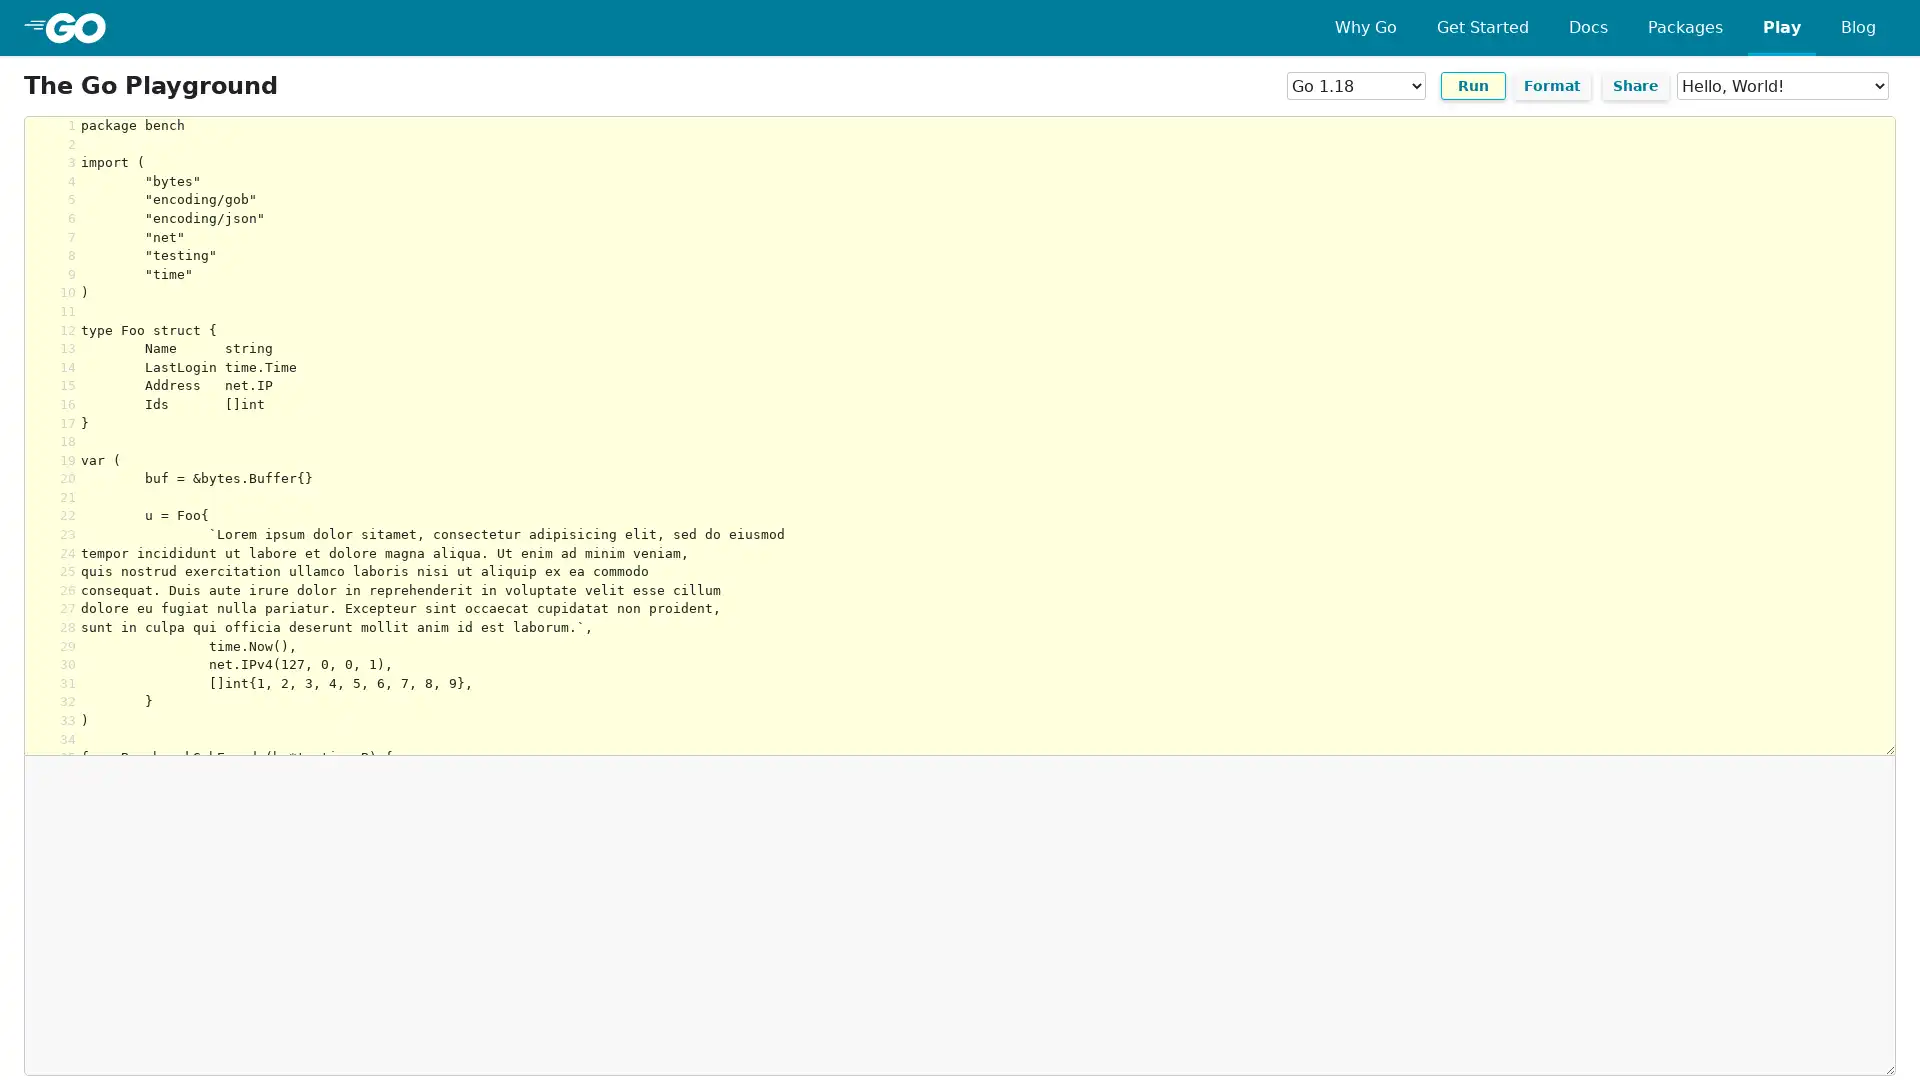  I want to click on Share, so click(1636, 84).